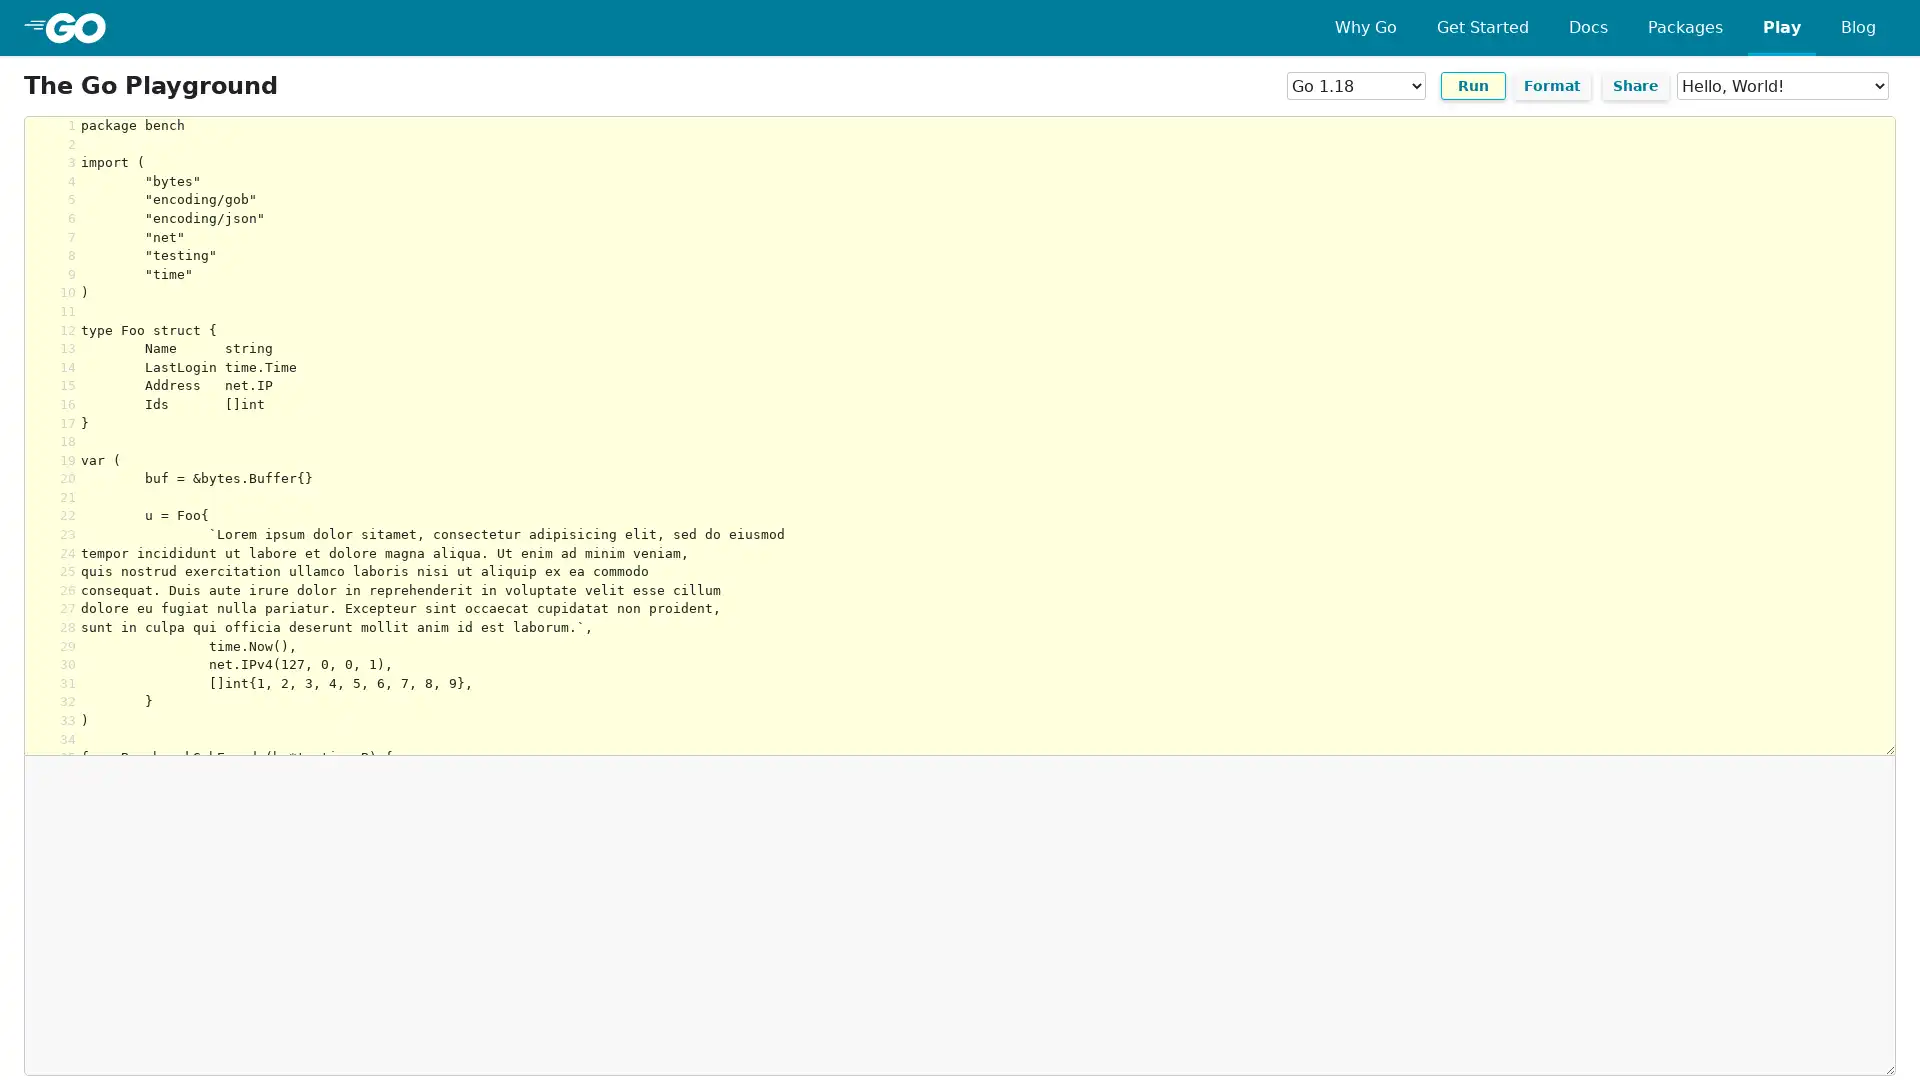  I want to click on Share, so click(1636, 84).